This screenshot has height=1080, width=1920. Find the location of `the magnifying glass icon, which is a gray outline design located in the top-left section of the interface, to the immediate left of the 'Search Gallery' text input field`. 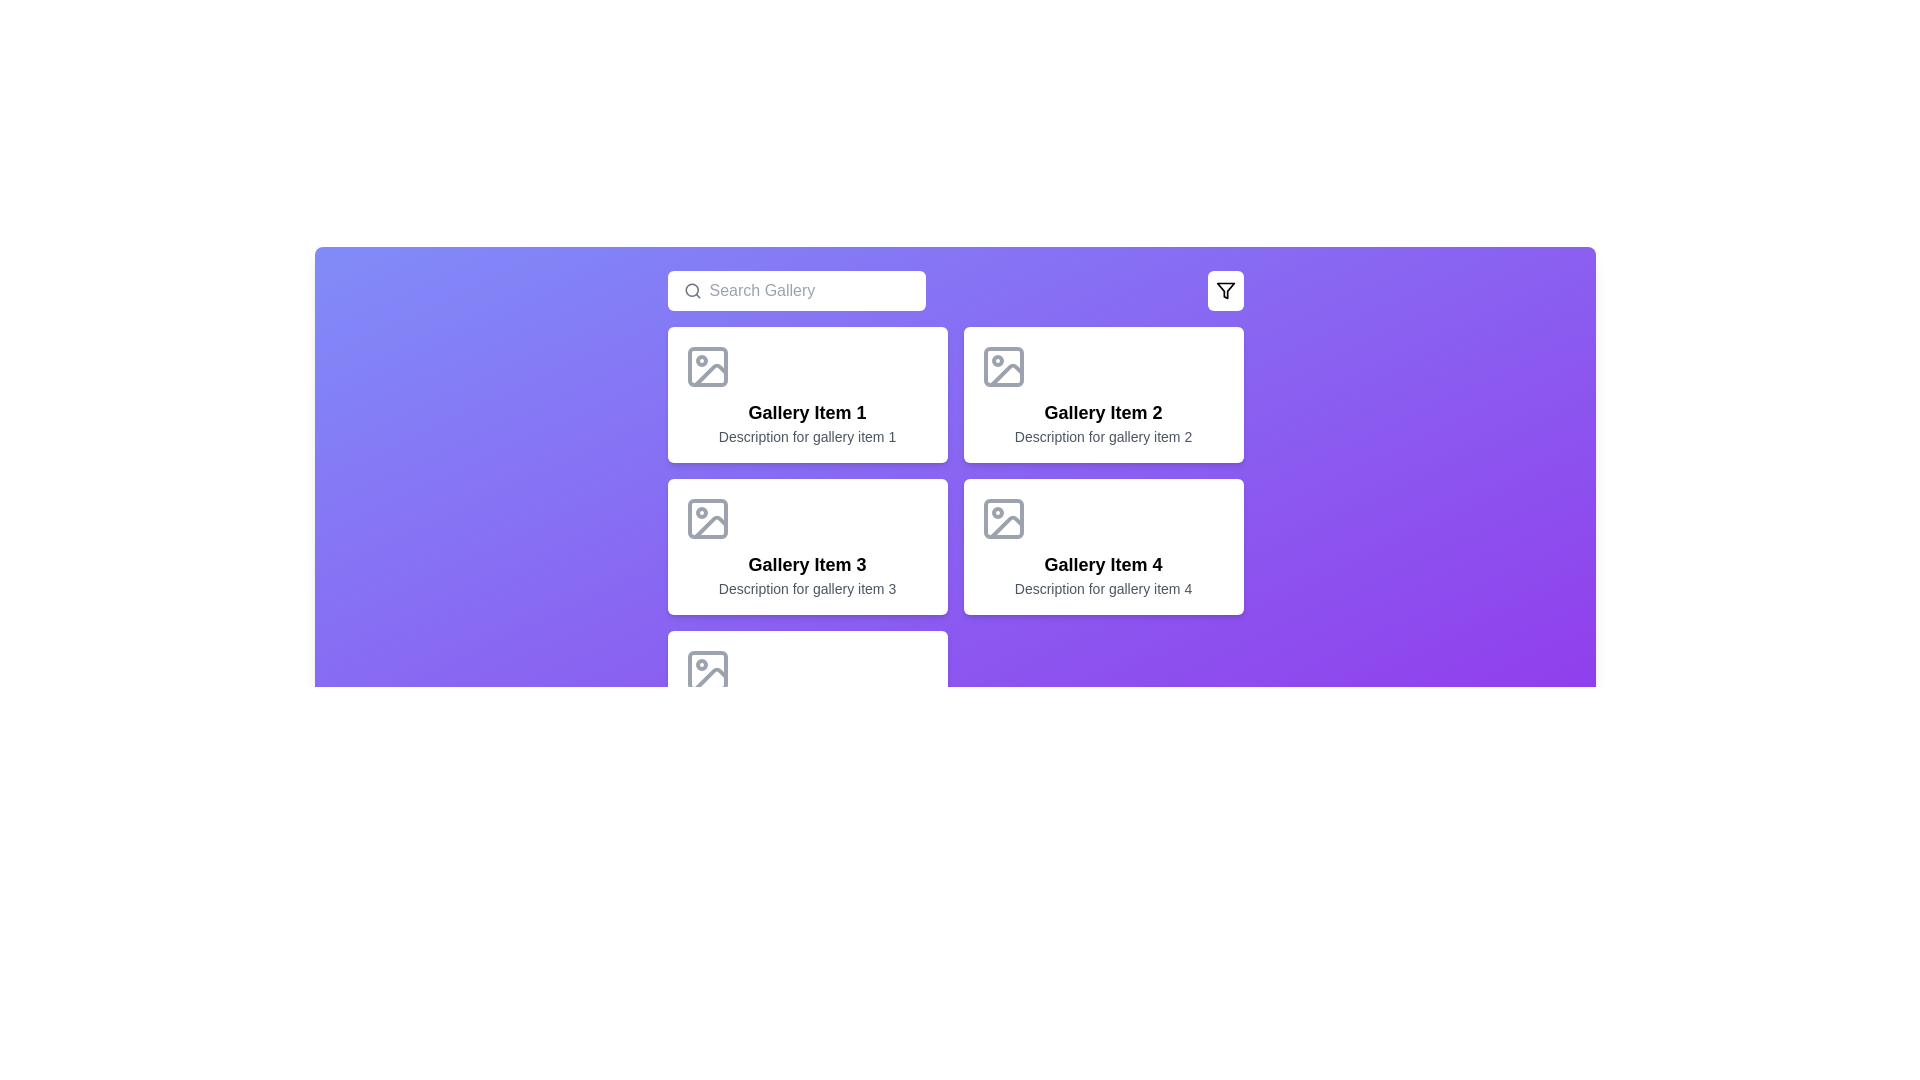

the magnifying glass icon, which is a gray outline design located in the top-left section of the interface, to the immediate left of the 'Search Gallery' text input field is located at coordinates (692, 290).